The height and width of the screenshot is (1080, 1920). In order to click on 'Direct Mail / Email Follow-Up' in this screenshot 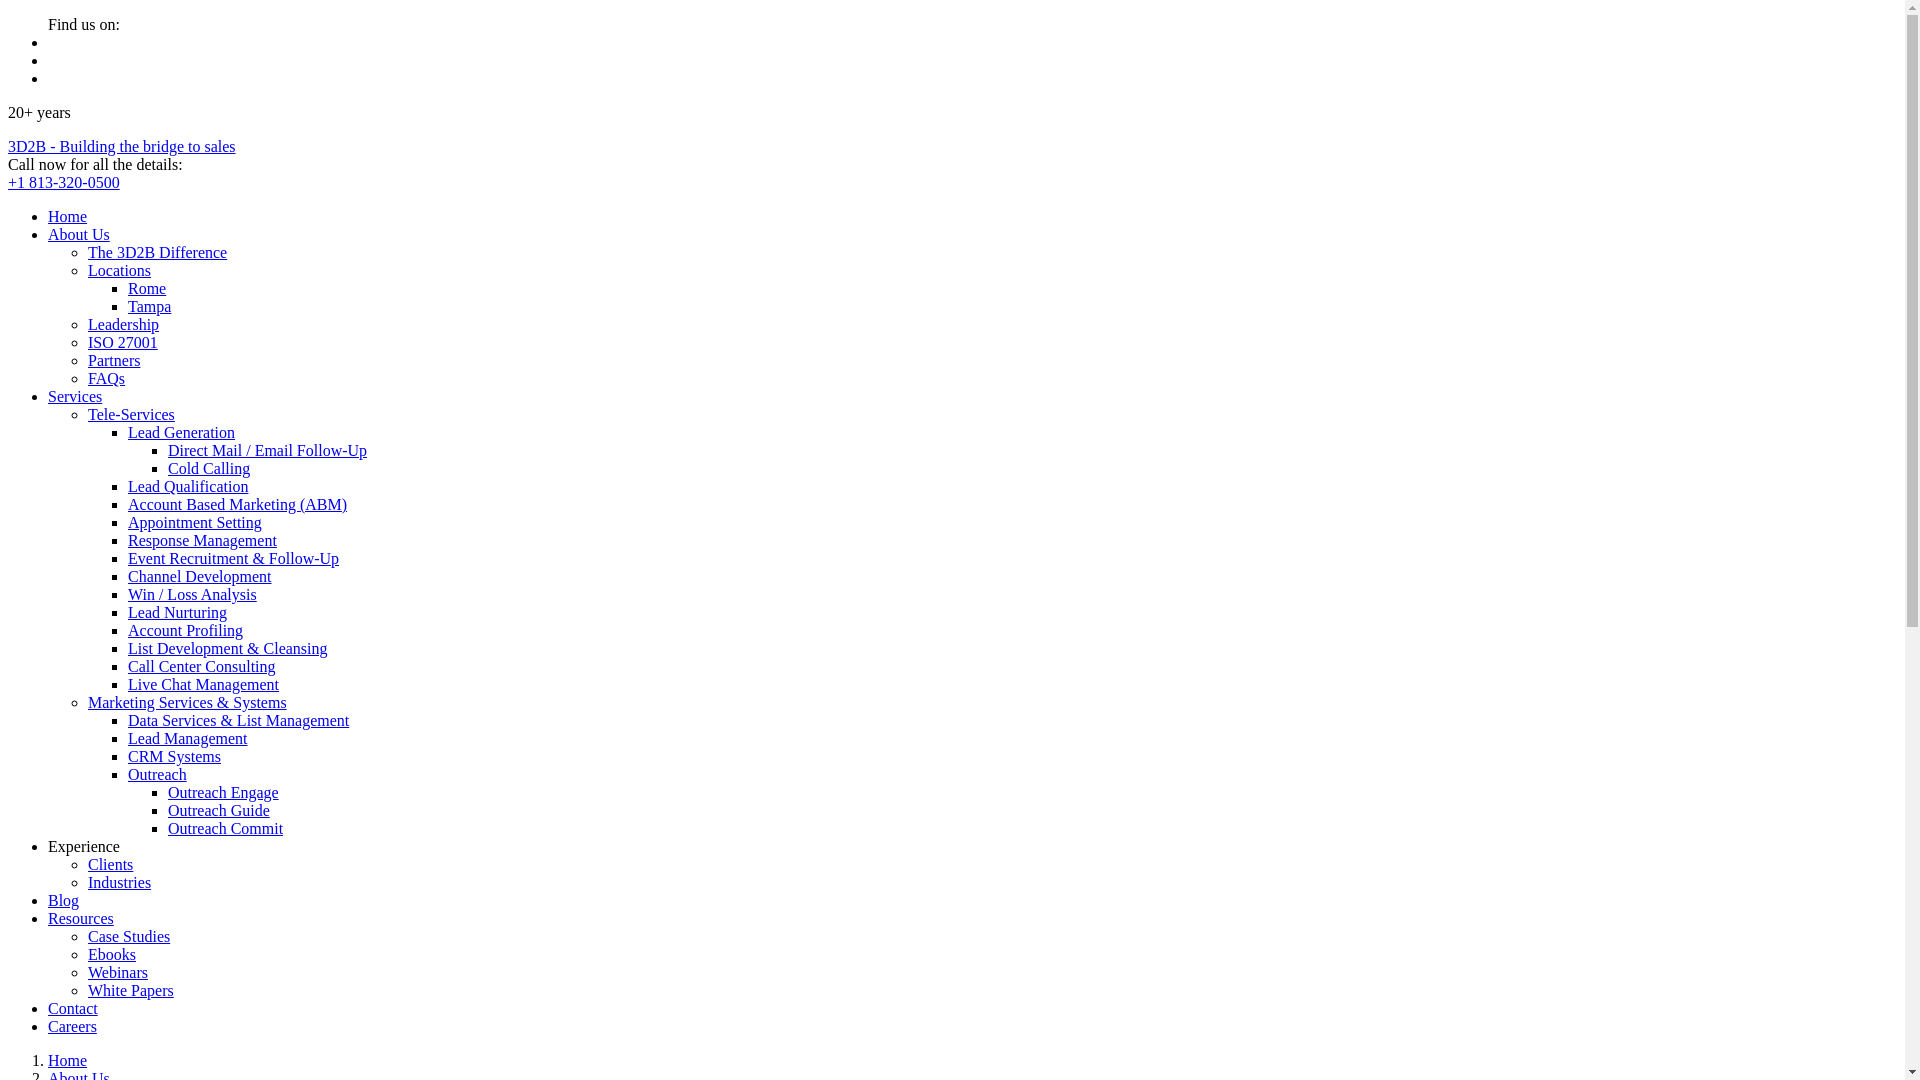, I will do `click(266, 450)`.